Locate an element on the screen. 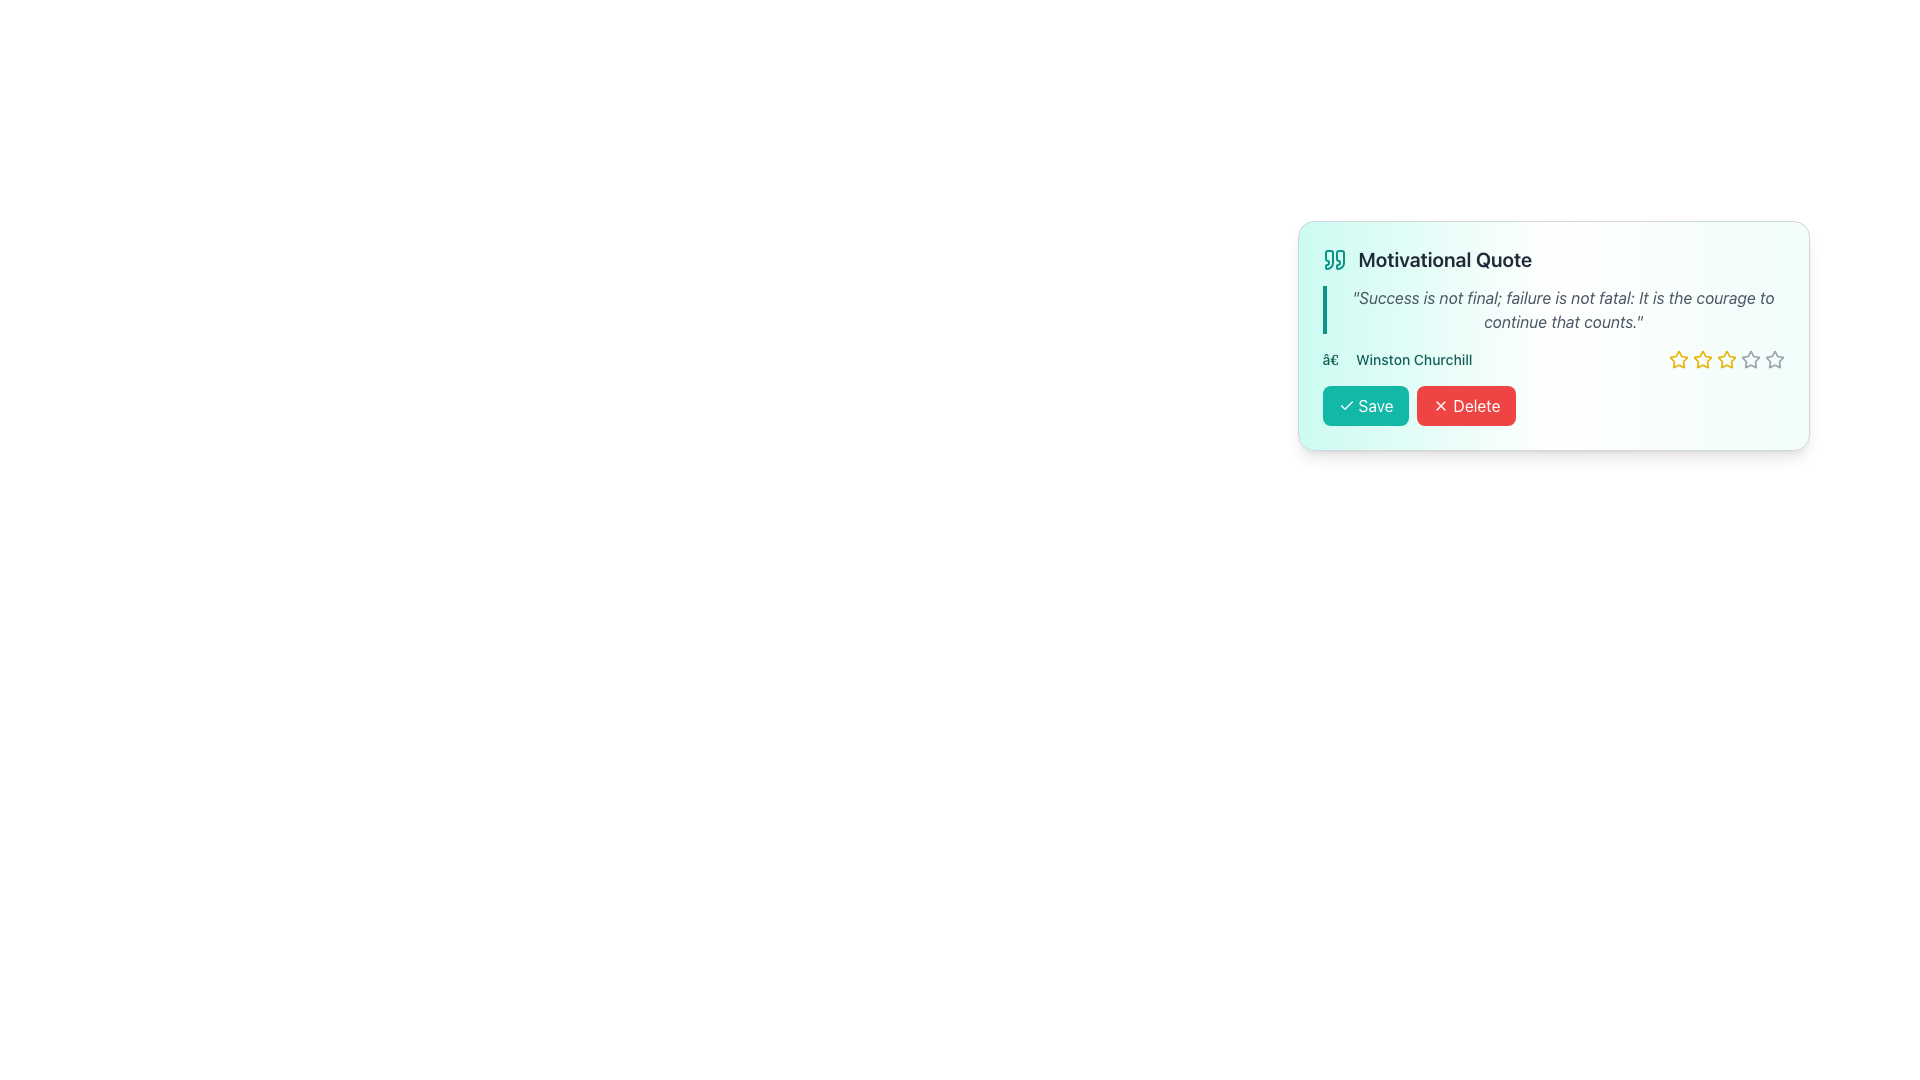 This screenshot has height=1080, width=1920. the green 'Save' button with white text and a checkmark icon on the left, located to the left of the red 'Delete' button is located at coordinates (1364, 405).